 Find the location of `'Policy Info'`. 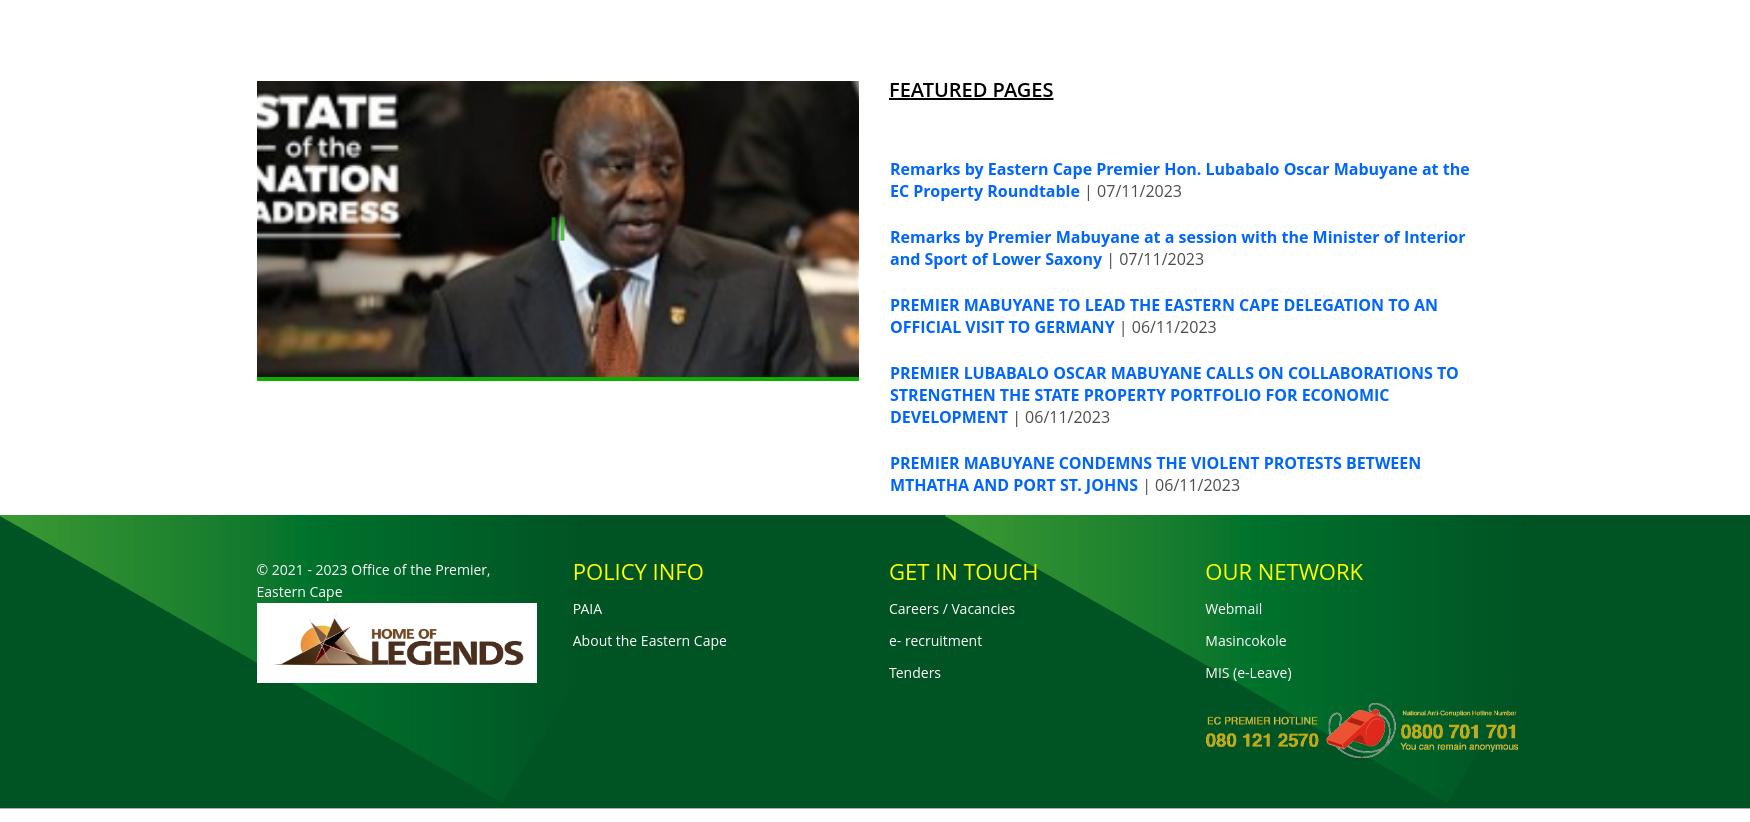

'Policy Info' is located at coordinates (636, 569).